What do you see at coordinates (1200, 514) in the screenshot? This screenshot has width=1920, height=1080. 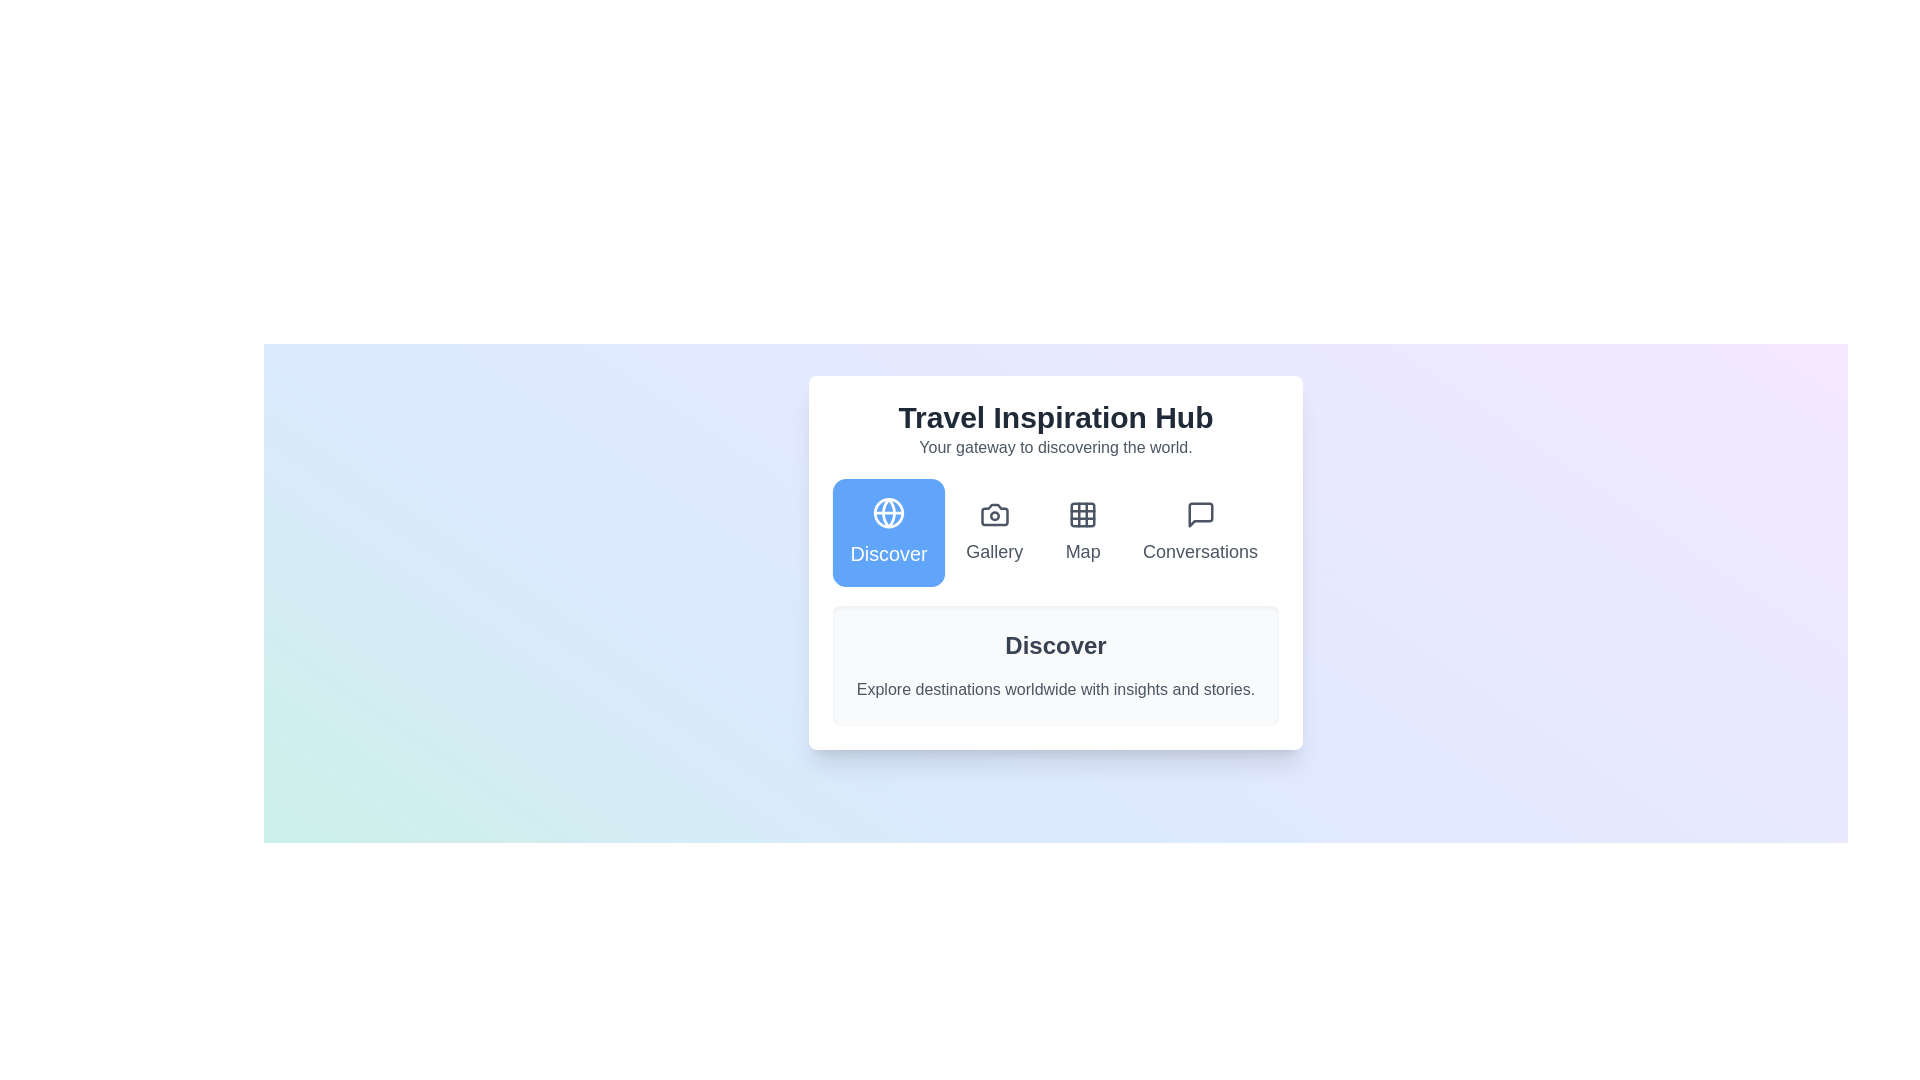 I see `the 'Conversations' icon, which is the fourth icon from the left` at bounding box center [1200, 514].